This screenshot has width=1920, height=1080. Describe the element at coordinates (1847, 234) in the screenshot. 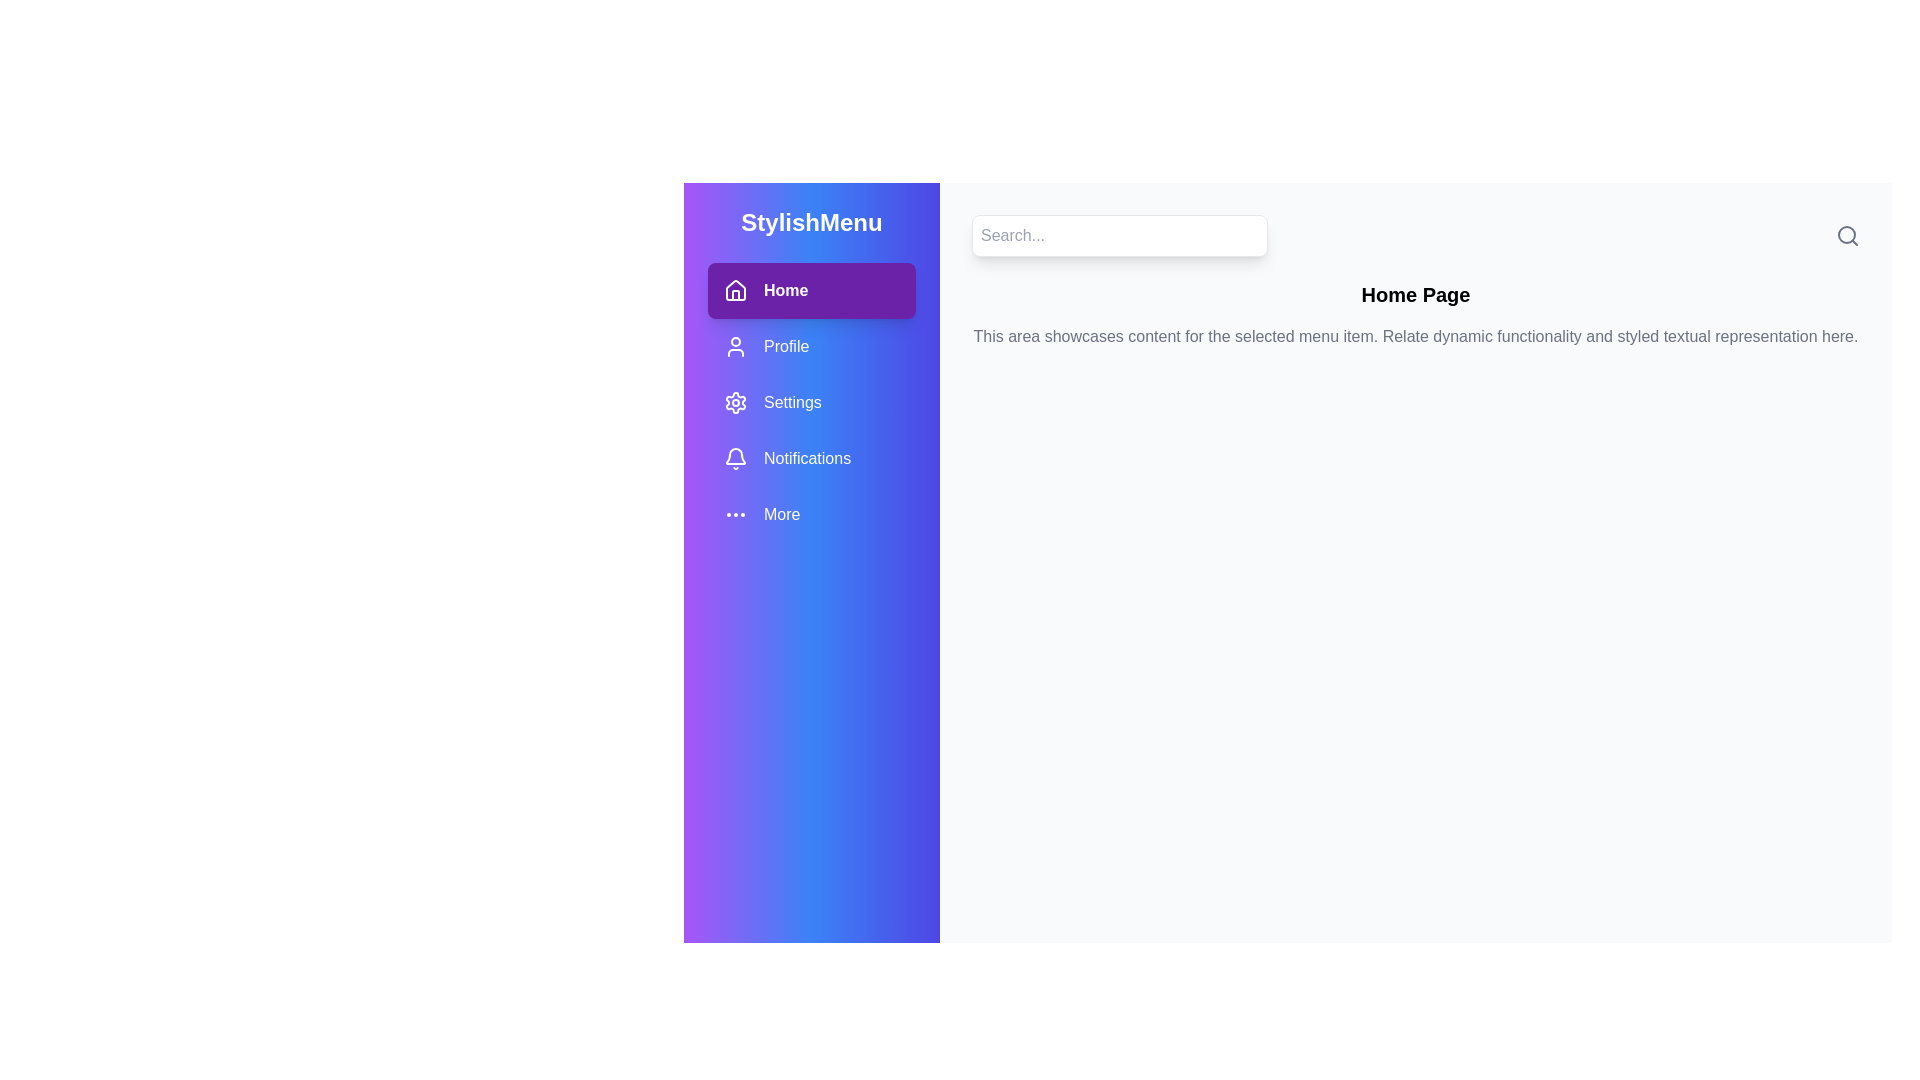

I see `the search icon to initiate a search action` at that location.